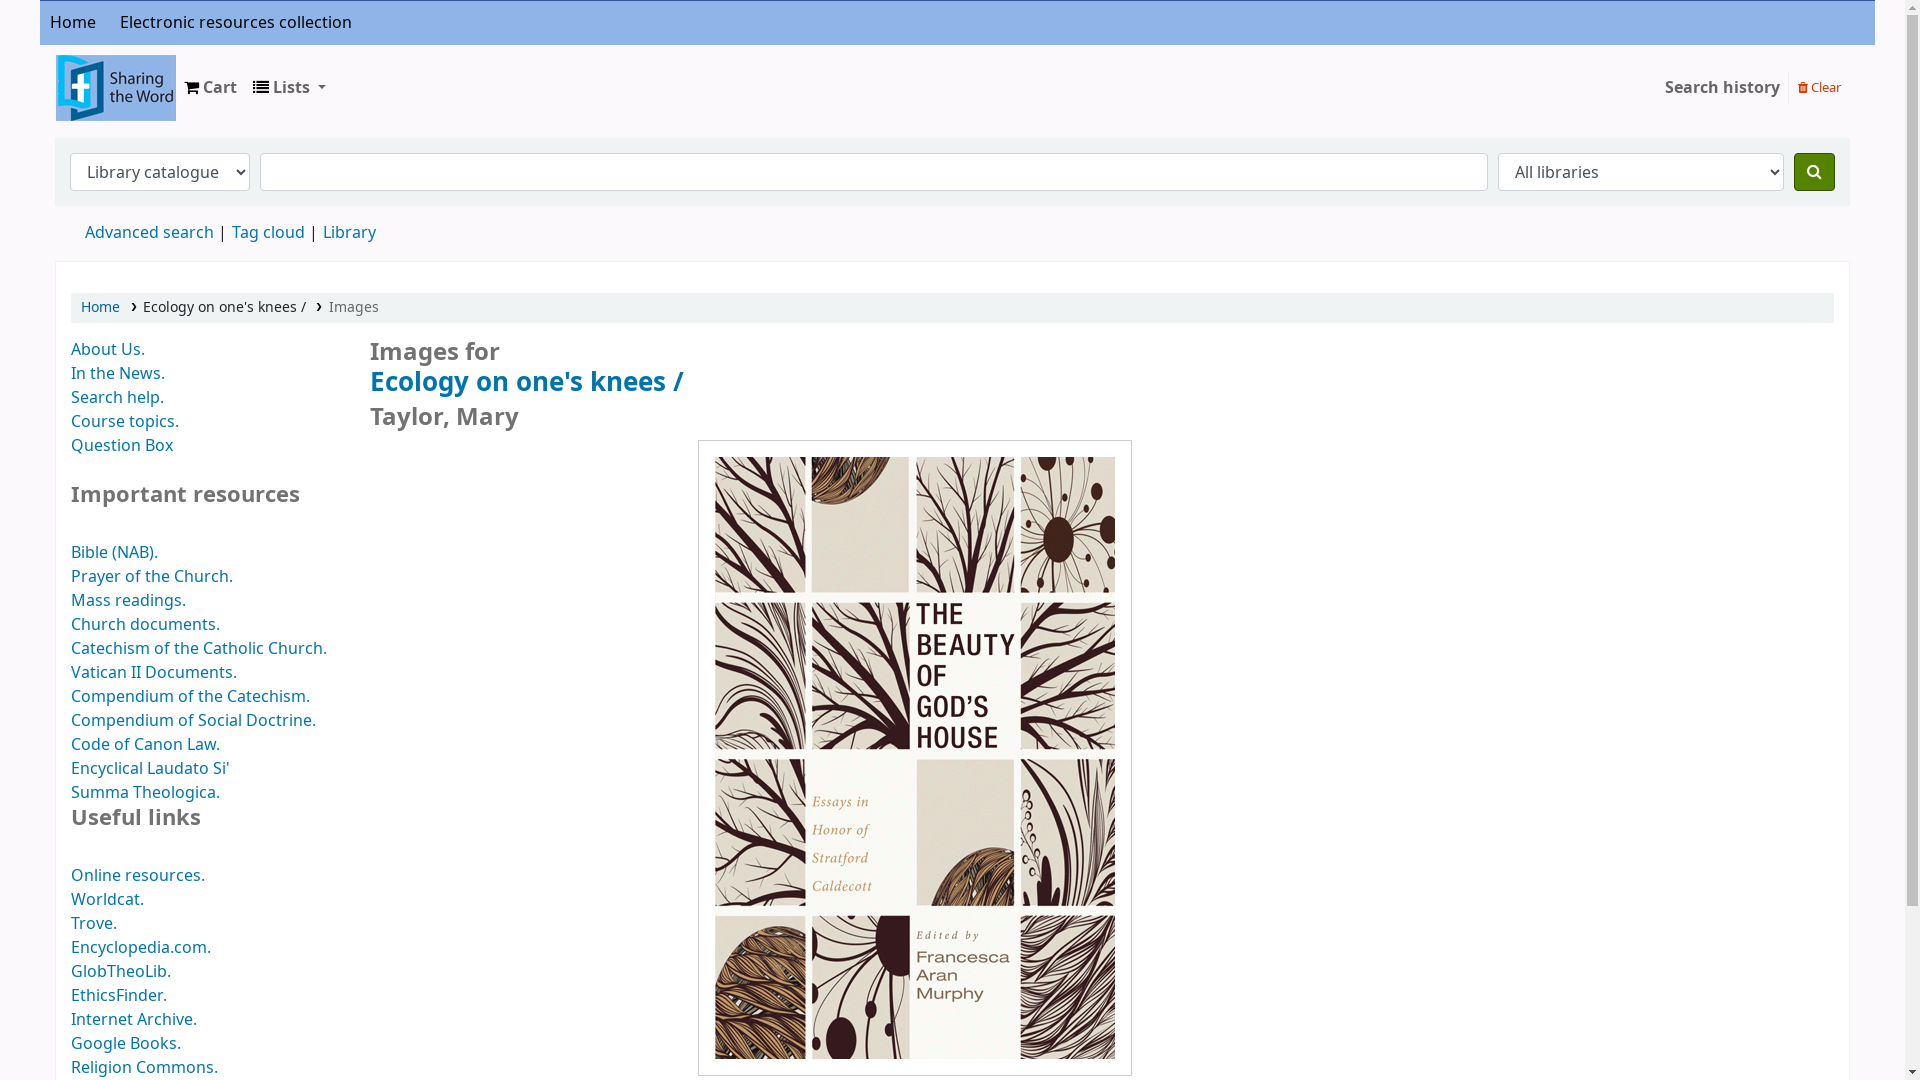 This screenshot has height=1080, width=1920. Describe the element at coordinates (322, 231) in the screenshot. I see `'Library'` at that location.